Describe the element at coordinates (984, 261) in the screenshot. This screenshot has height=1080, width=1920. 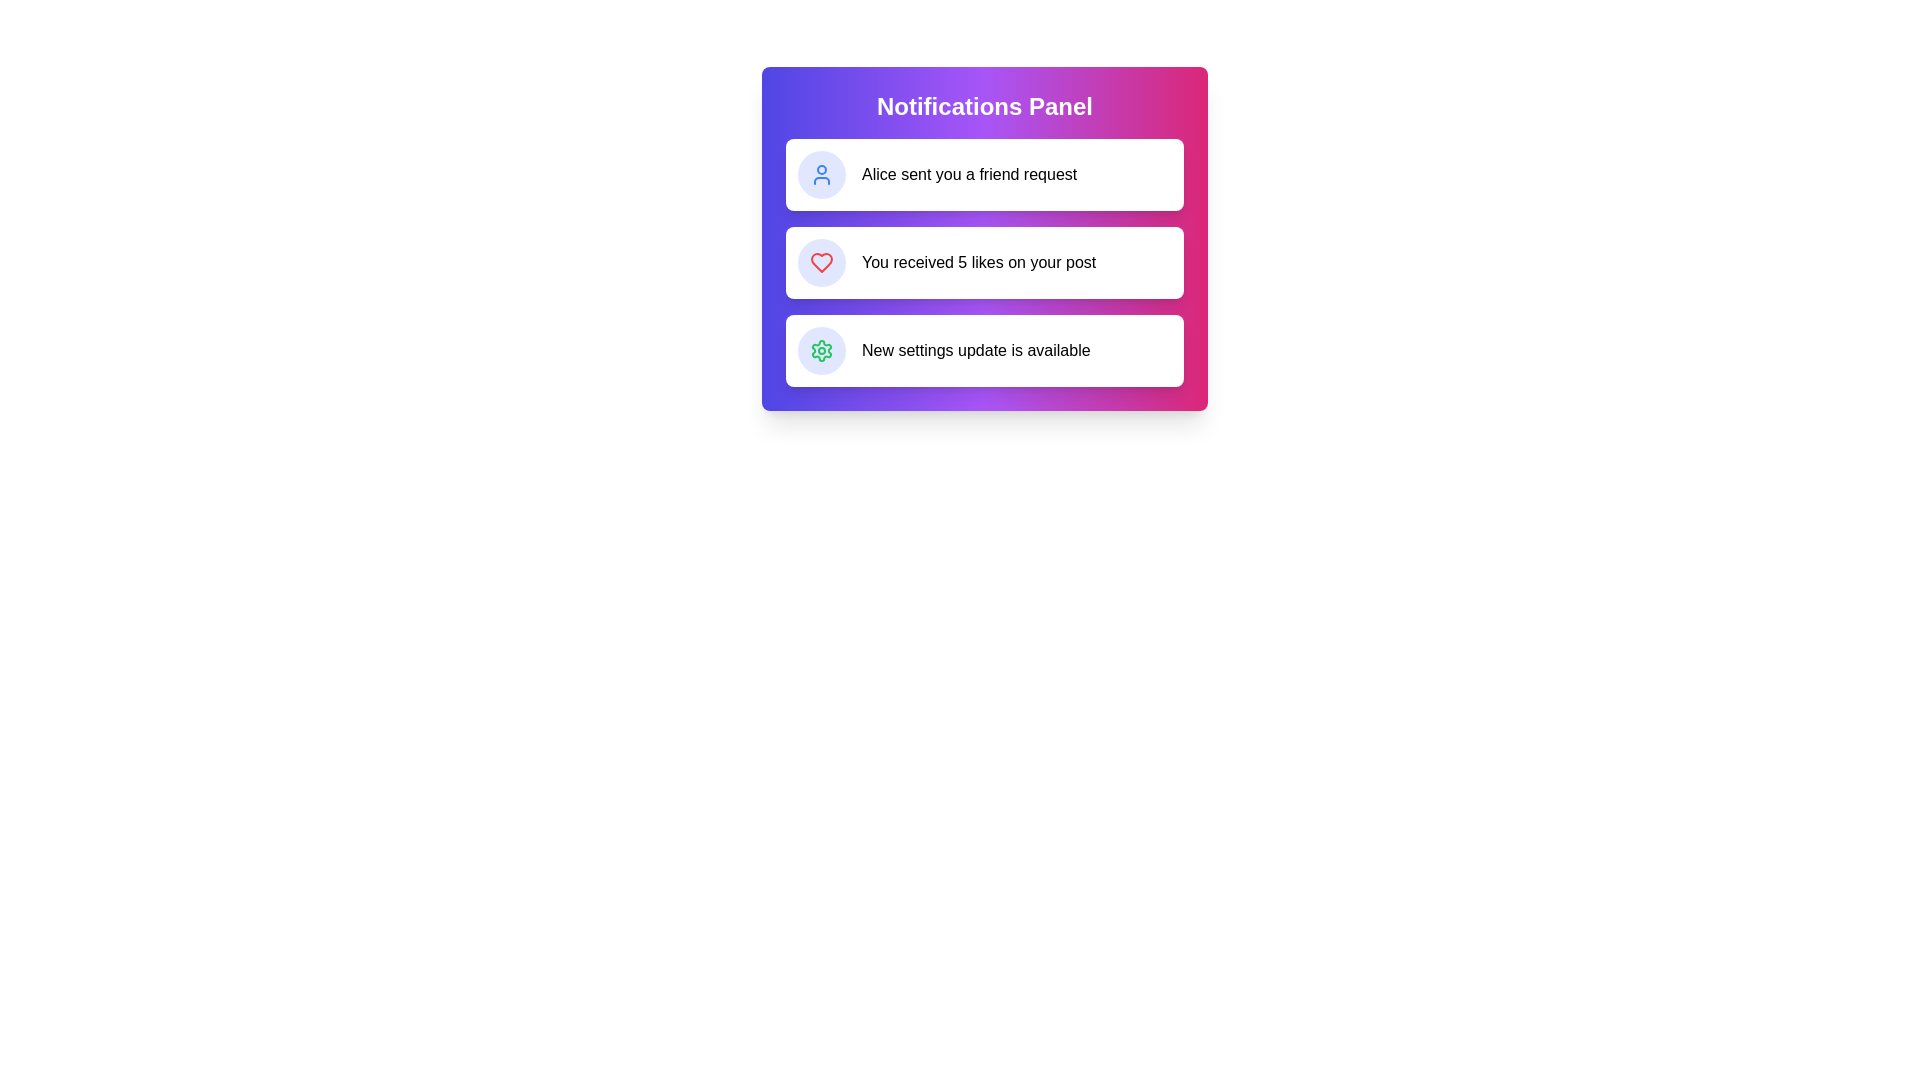
I see `the List of notifications in the central section of the Notifications Panel` at that location.